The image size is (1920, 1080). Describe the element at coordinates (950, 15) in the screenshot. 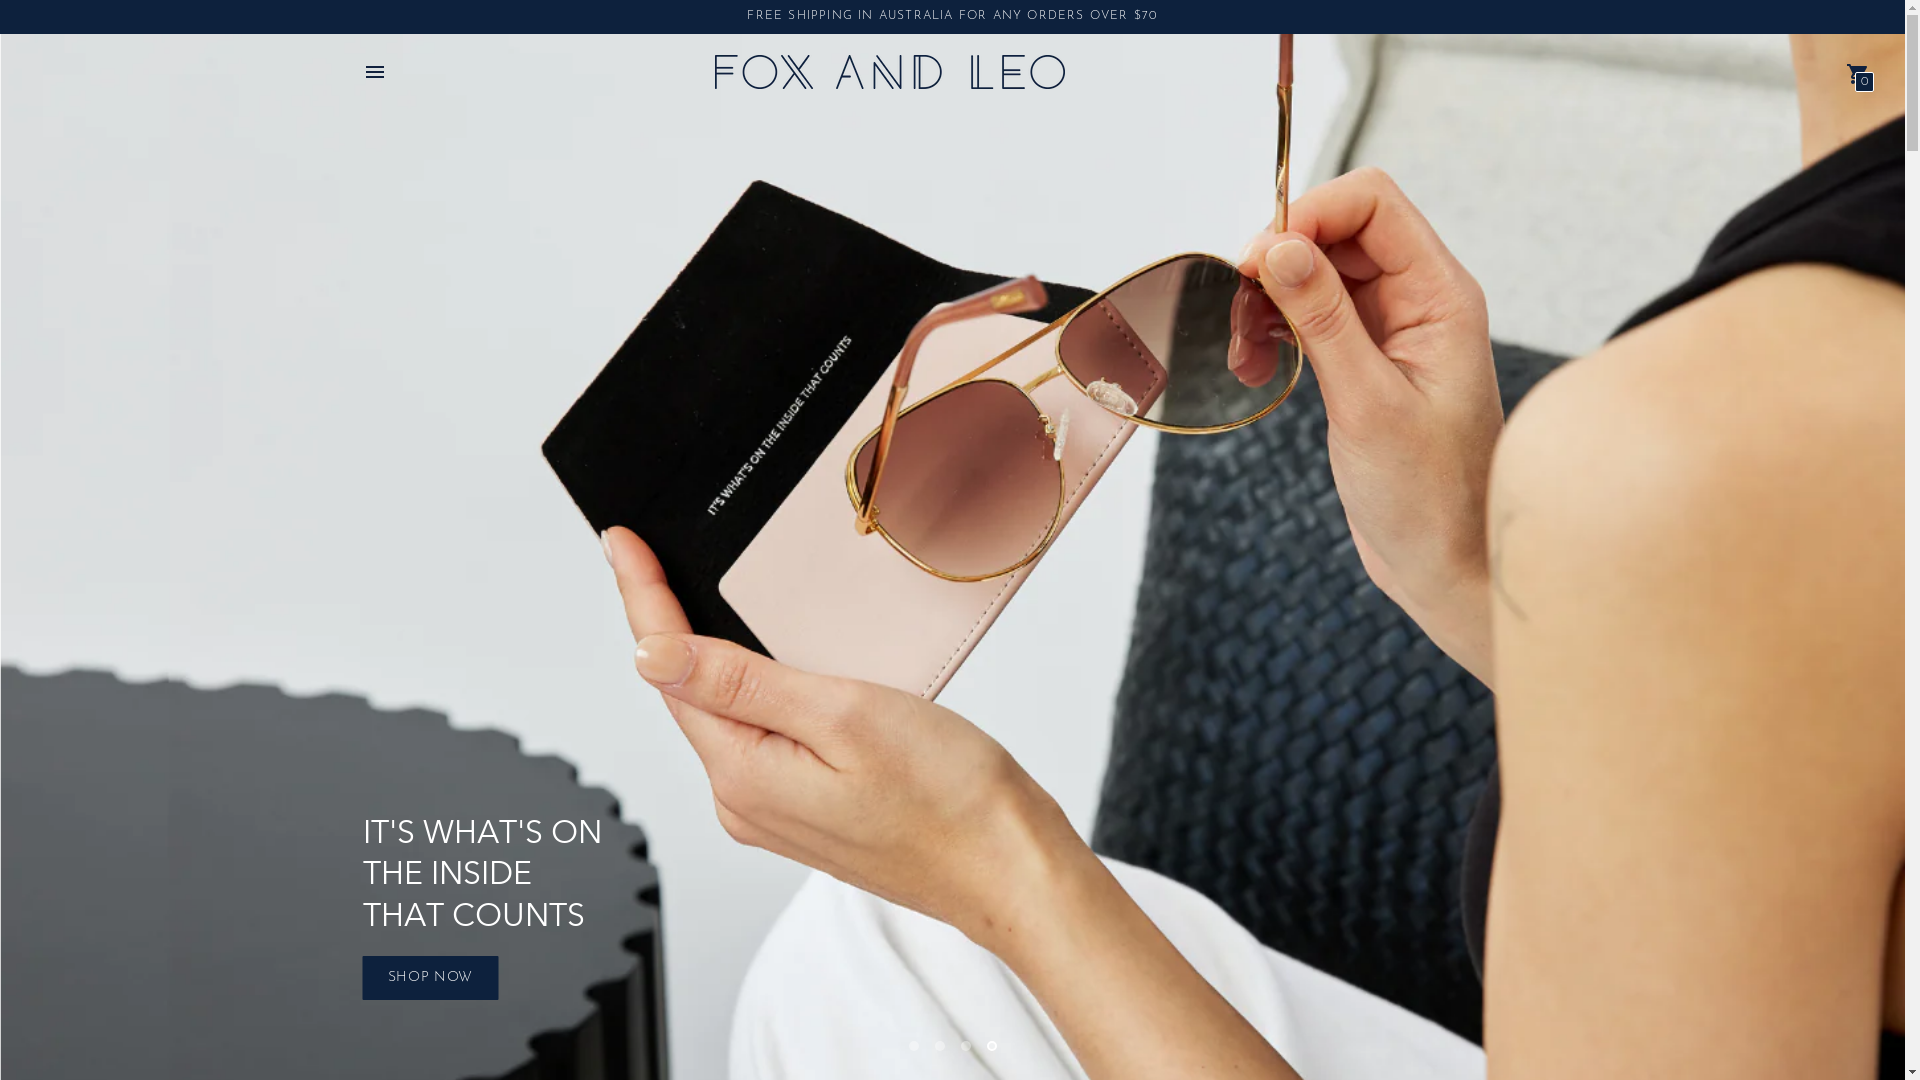

I see `'FREE SHIPPING IN AUSTRALIA FOR ANY ORDERS OVER $70'` at that location.